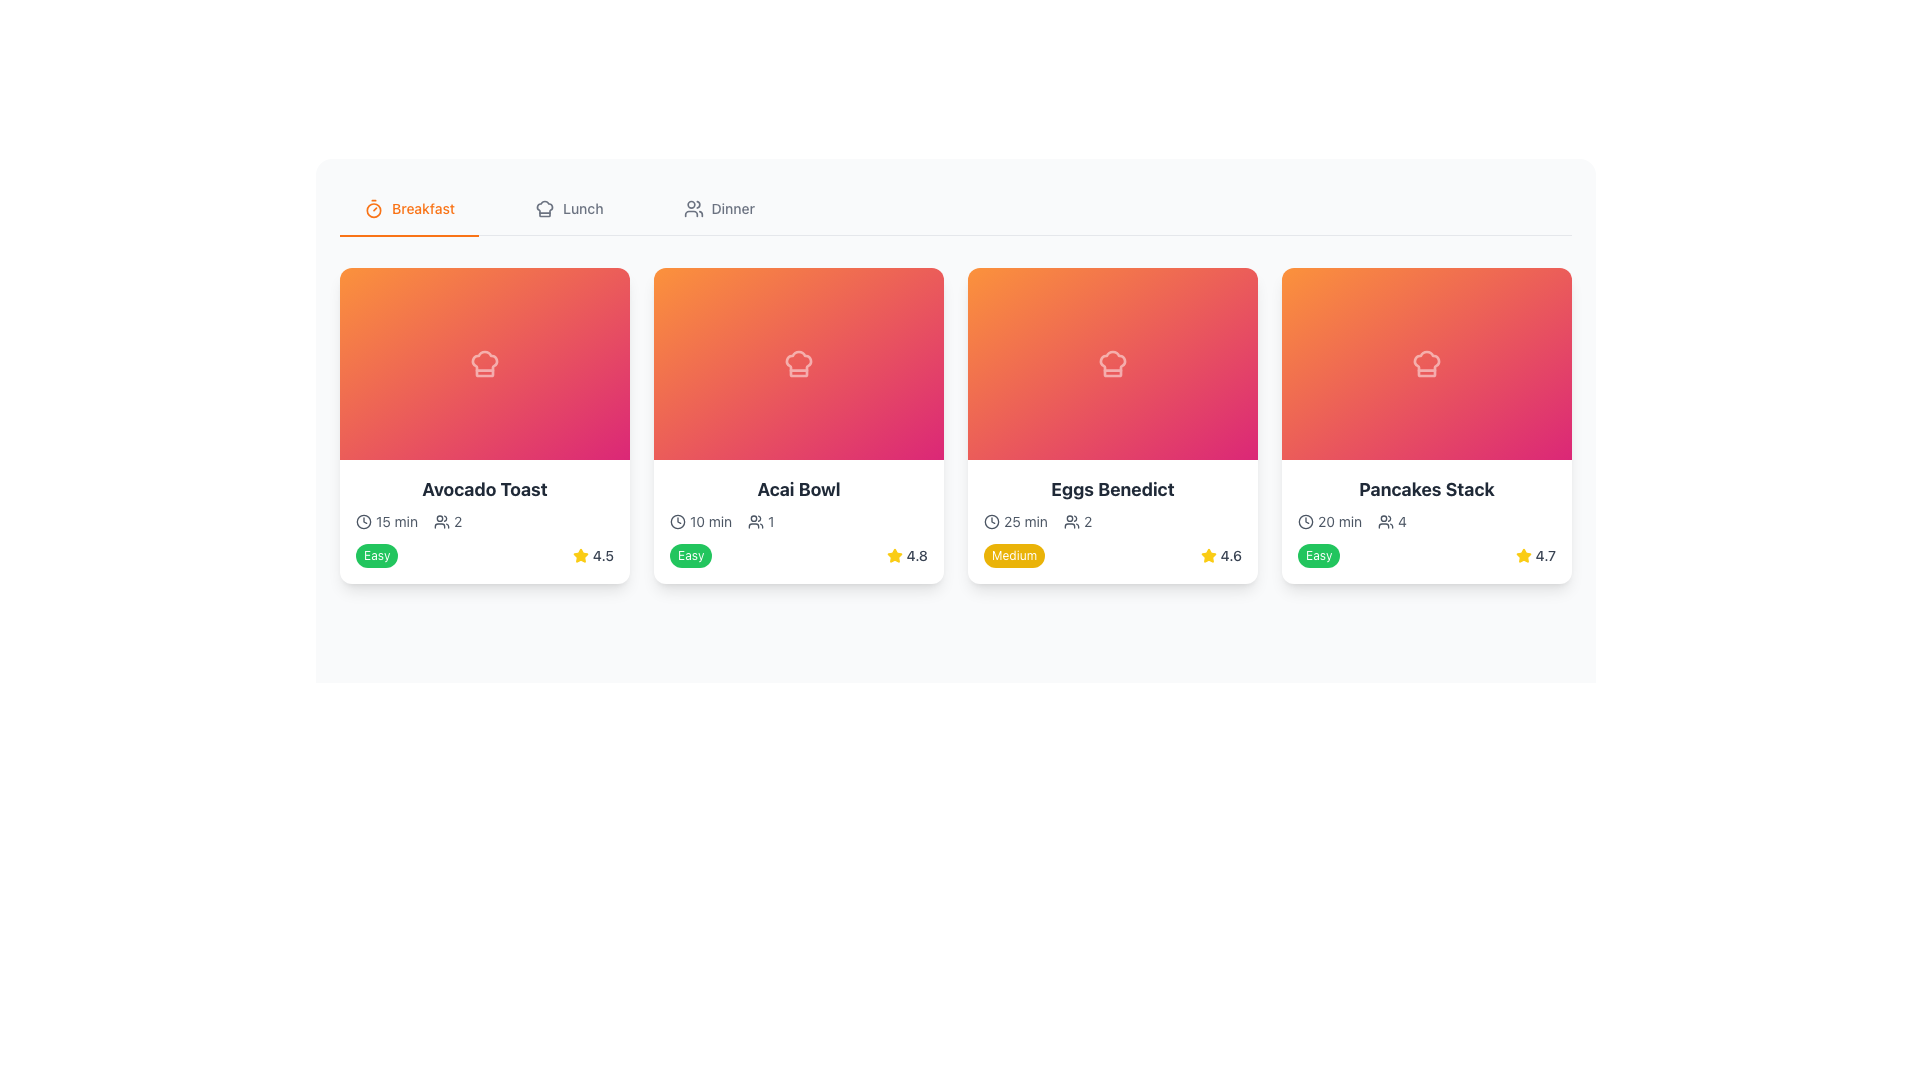  Describe the element at coordinates (1425, 520) in the screenshot. I see `the information displayed in the informational label containing the texts '20 min' and '4' with their respective icons, located in the fourth card under the 'Breakfast' section, below 'Pancakes Stack'` at that location.